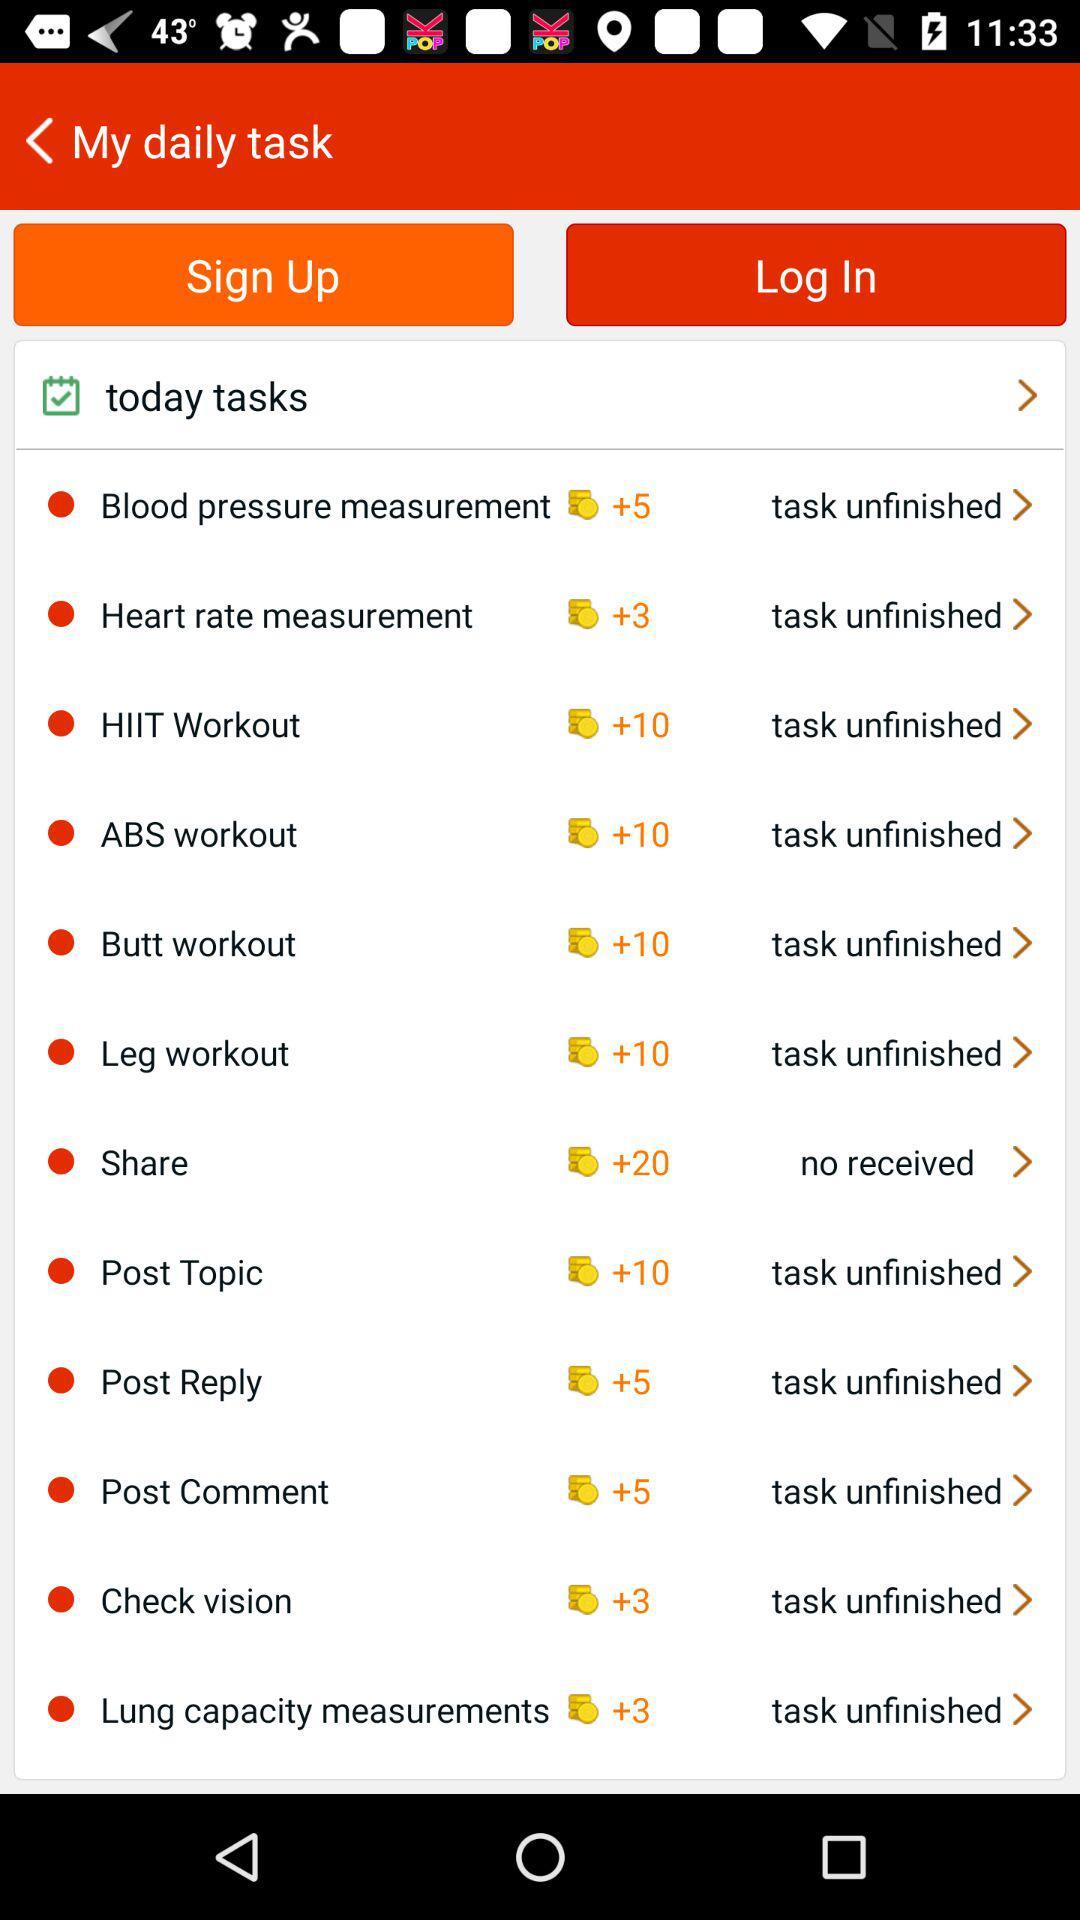 The width and height of the screenshot is (1080, 1920). What do you see at coordinates (60, 941) in the screenshot?
I see `deselect workout` at bounding box center [60, 941].